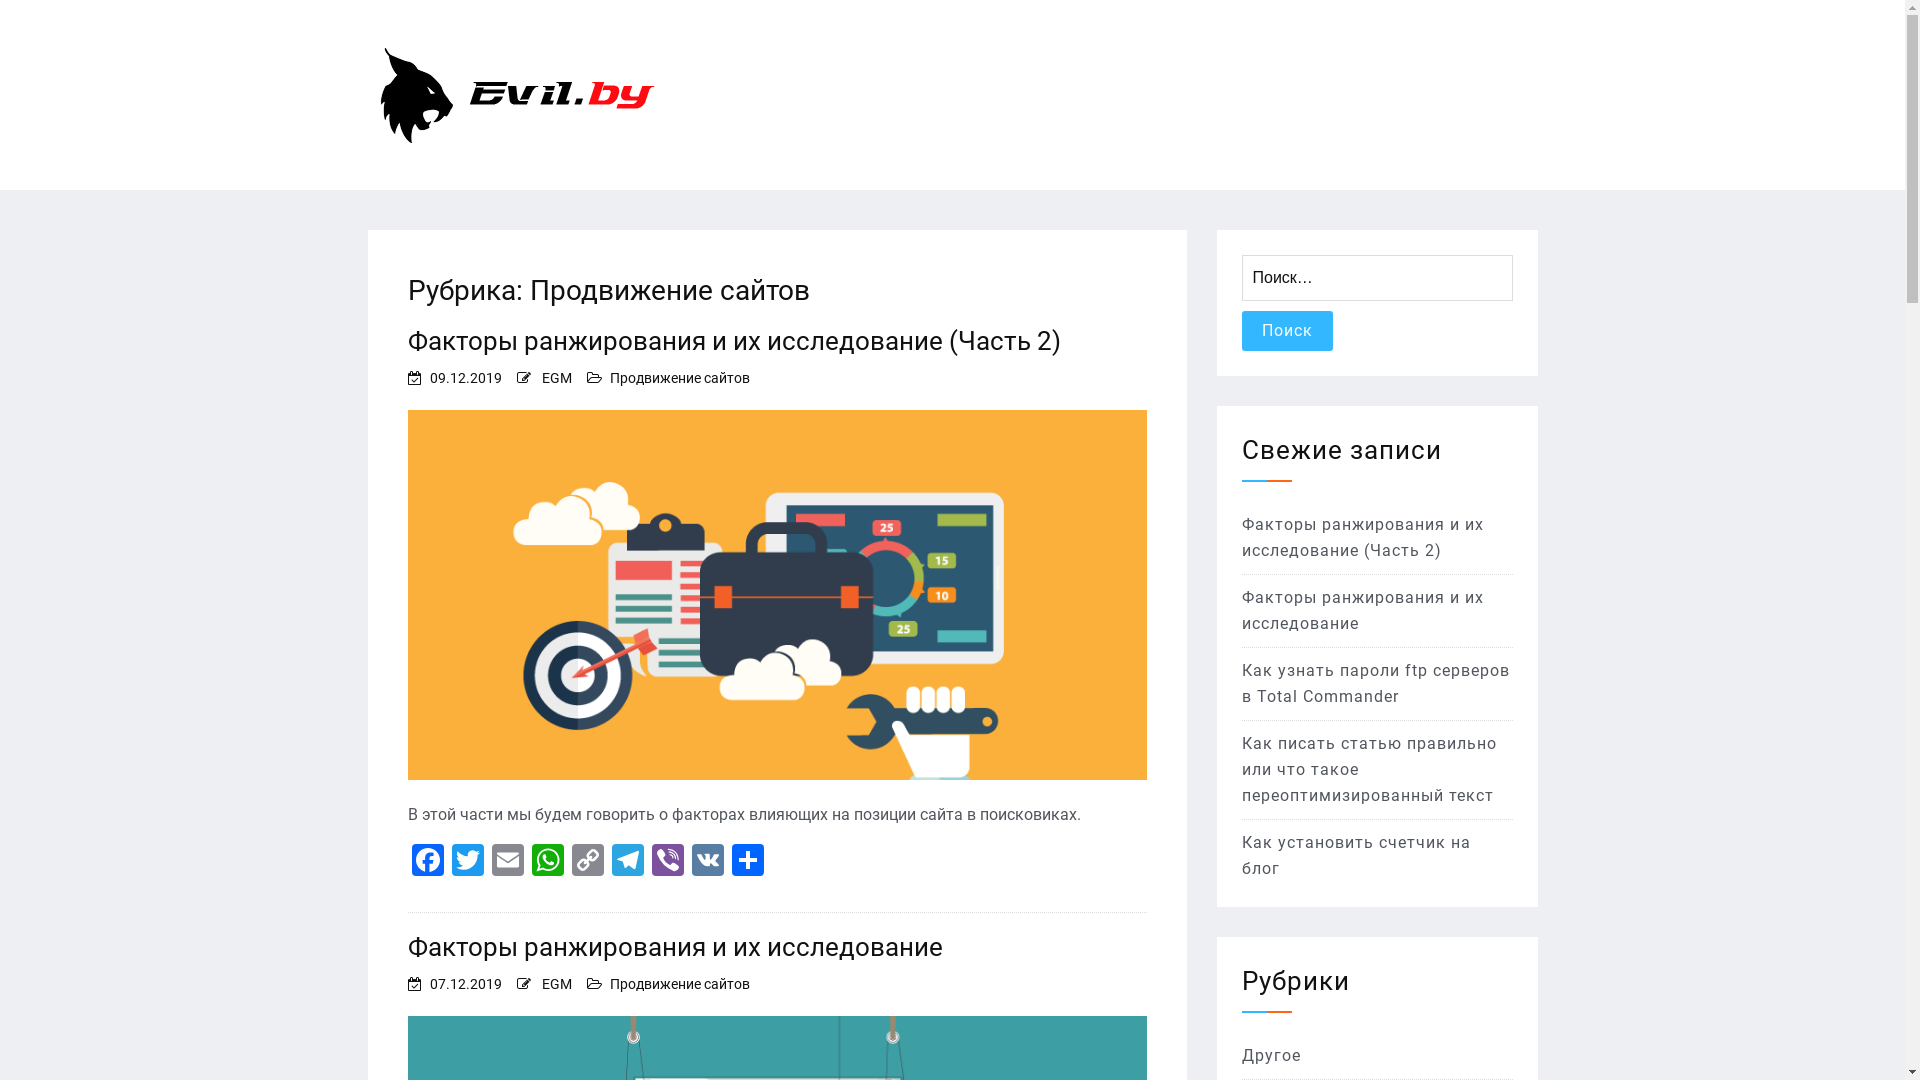 Image resolution: width=1920 pixels, height=1080 pixels. I want to click on '07.12.2019', so click(464, 982).